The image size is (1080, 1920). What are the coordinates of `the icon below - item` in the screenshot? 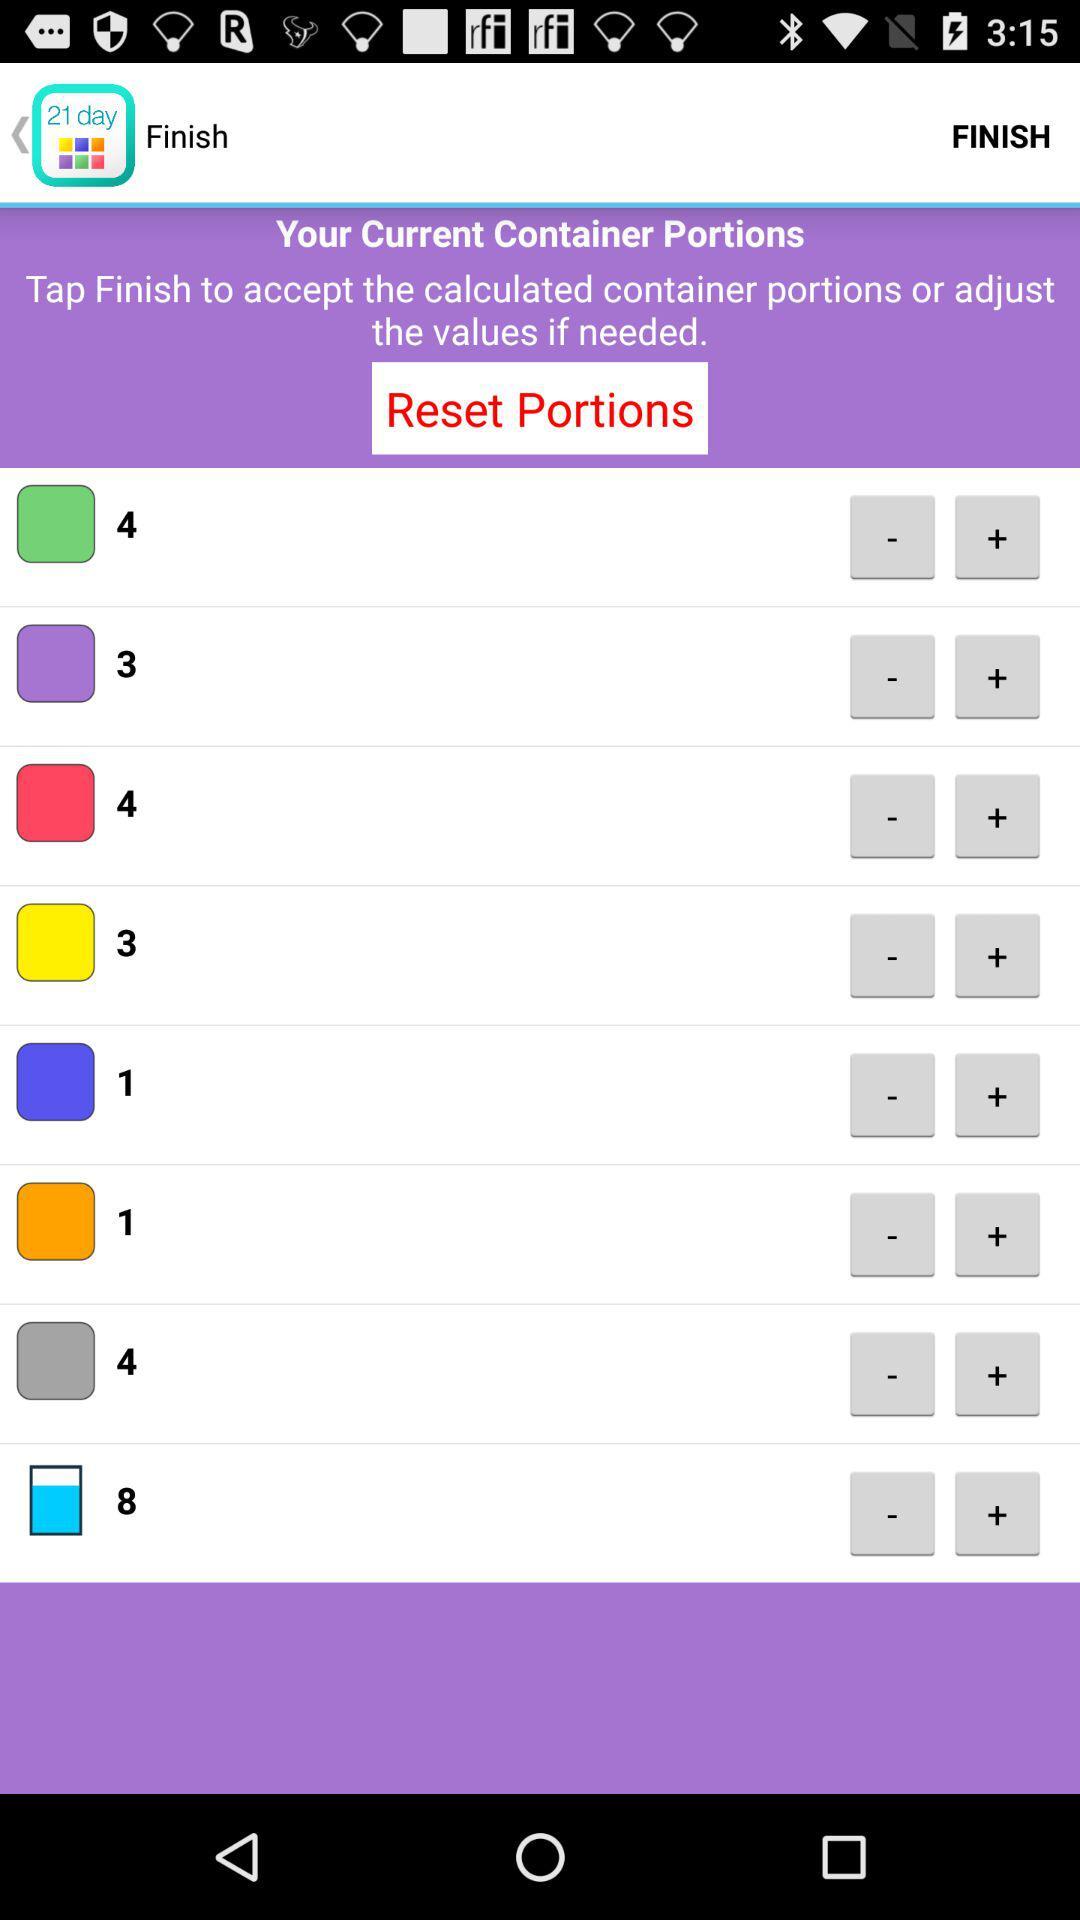 It's located at (997, 676).